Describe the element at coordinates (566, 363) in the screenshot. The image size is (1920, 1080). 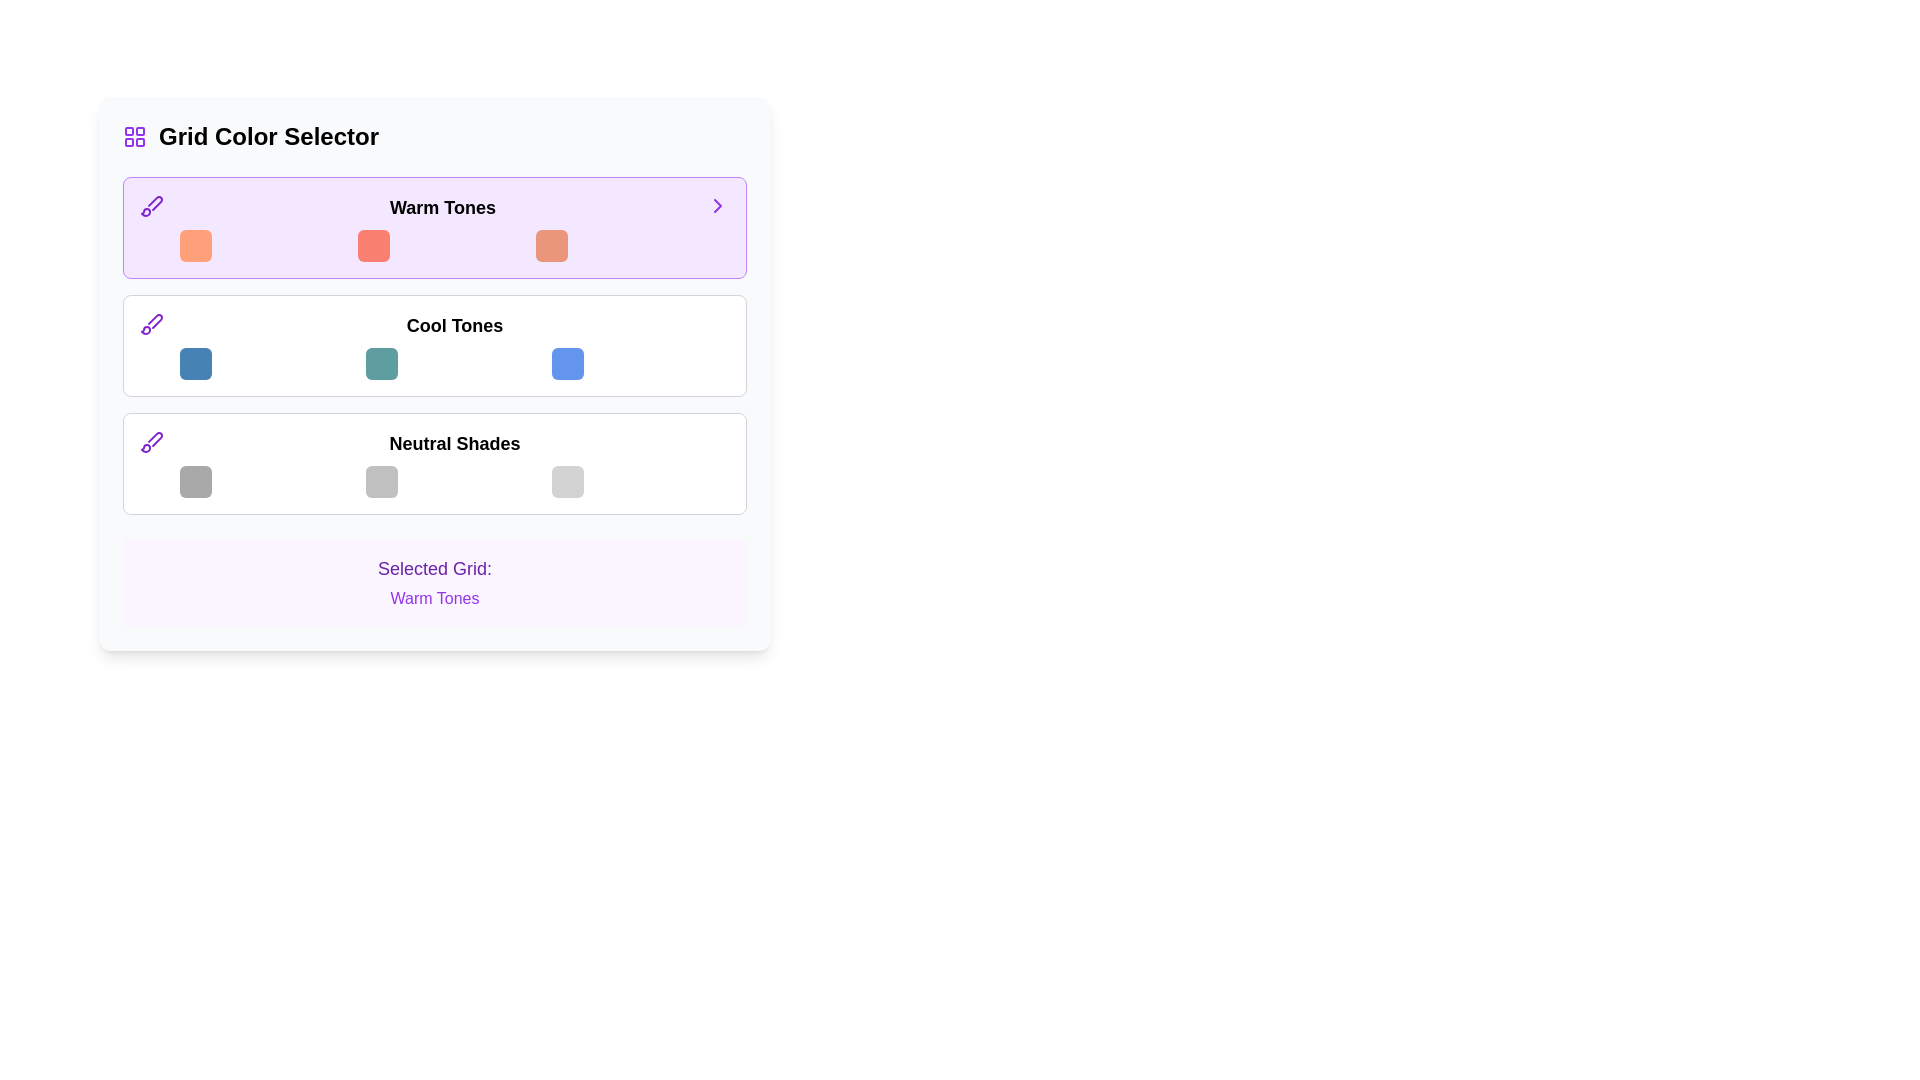
I see `the blue color selection button in the 'Cool Tones' section of the grid color selector to observe more details` at that location.